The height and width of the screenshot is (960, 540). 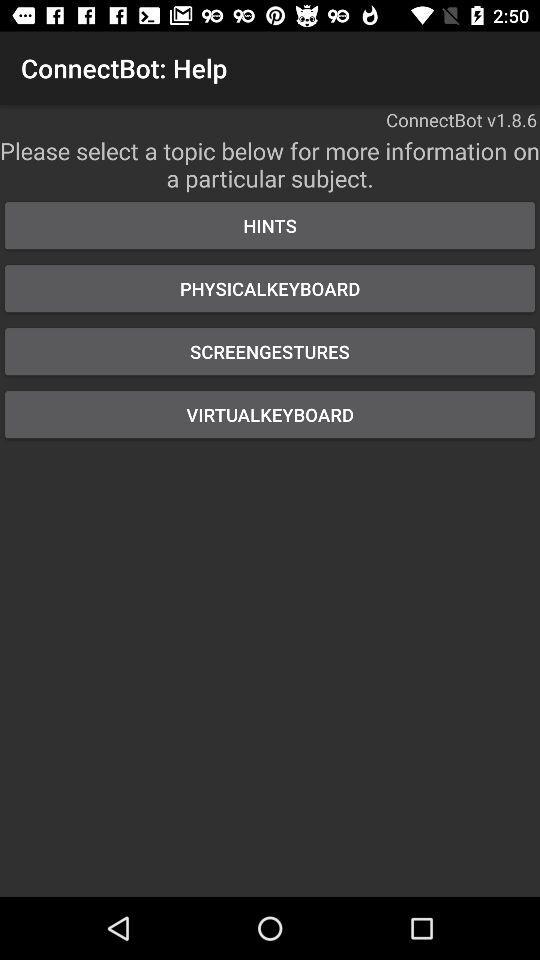 I want to click on the virtualkeyboard item, so click(x=270, y=413).